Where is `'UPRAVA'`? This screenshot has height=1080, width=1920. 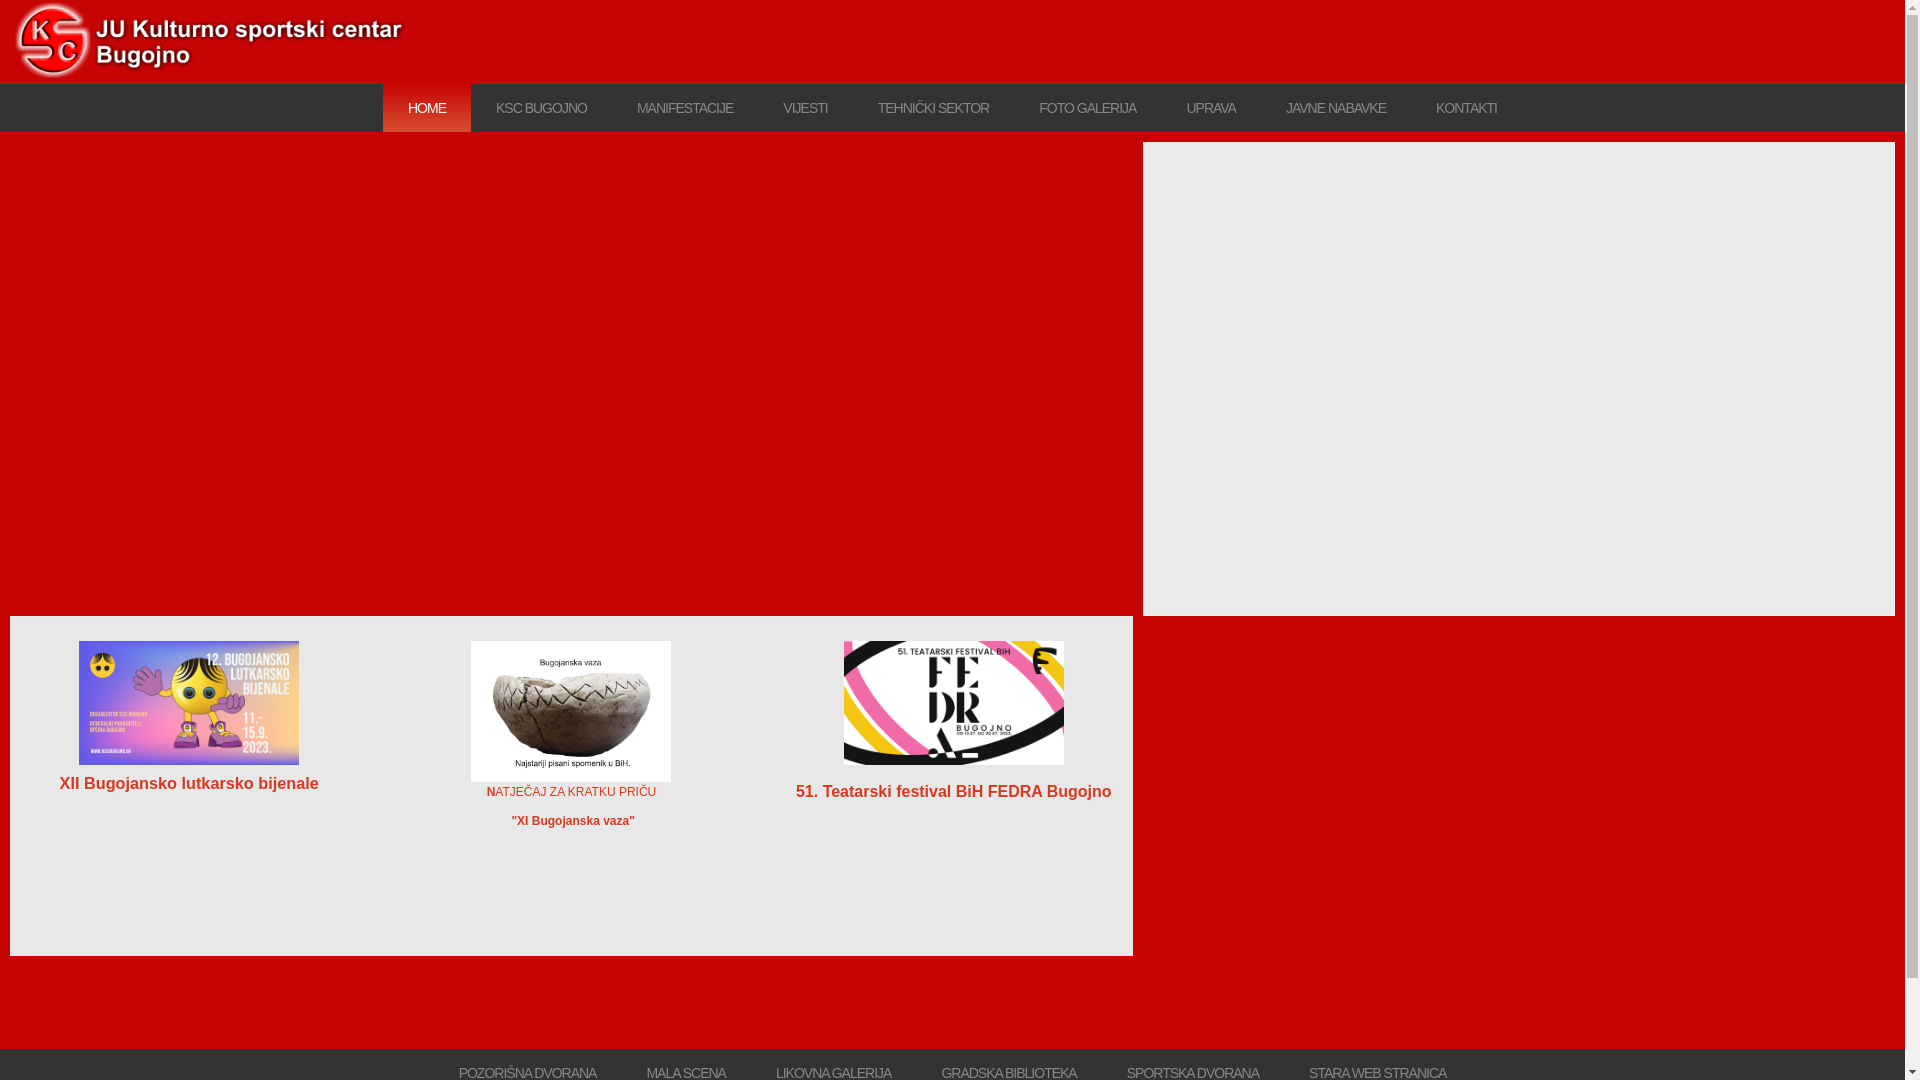 'UPRAVA' is located at coordinates (1161, 108).